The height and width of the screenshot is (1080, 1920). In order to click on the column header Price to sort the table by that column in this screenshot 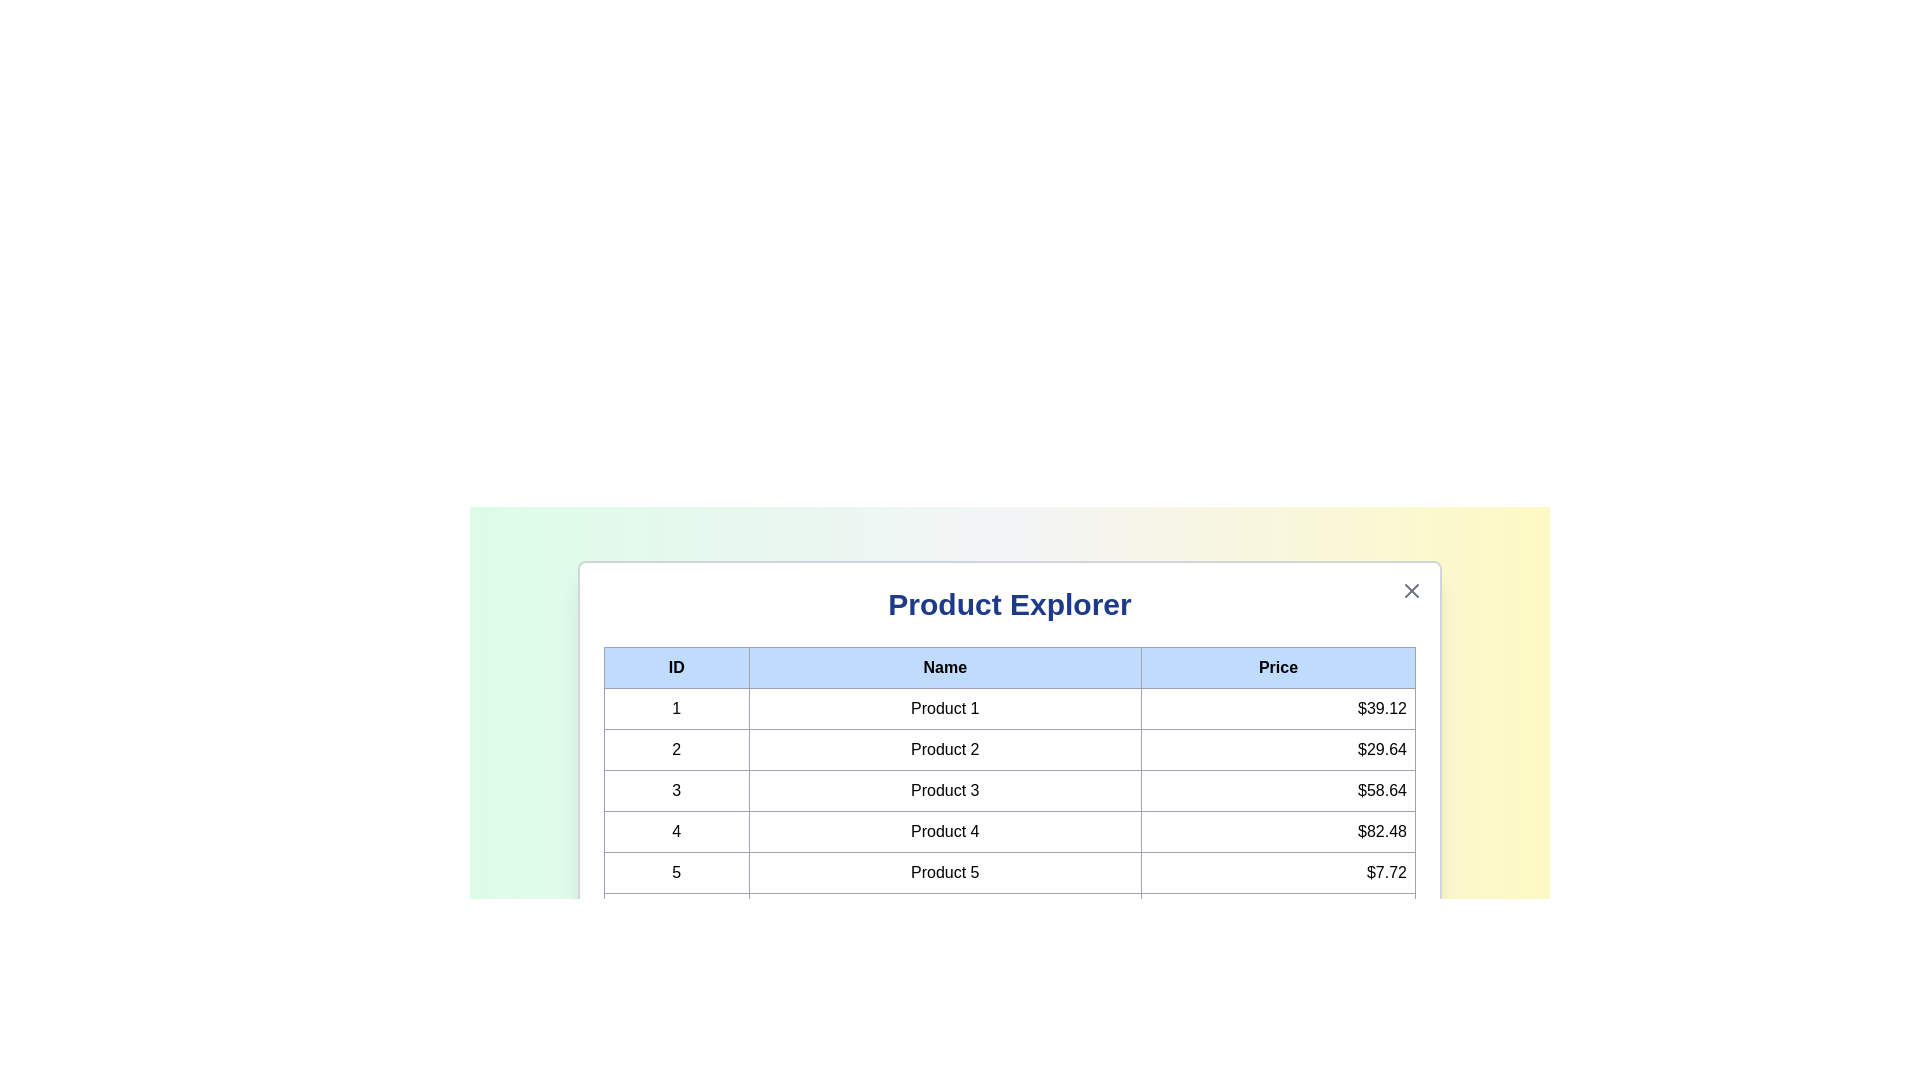, I will do `click(1276, 667)`.